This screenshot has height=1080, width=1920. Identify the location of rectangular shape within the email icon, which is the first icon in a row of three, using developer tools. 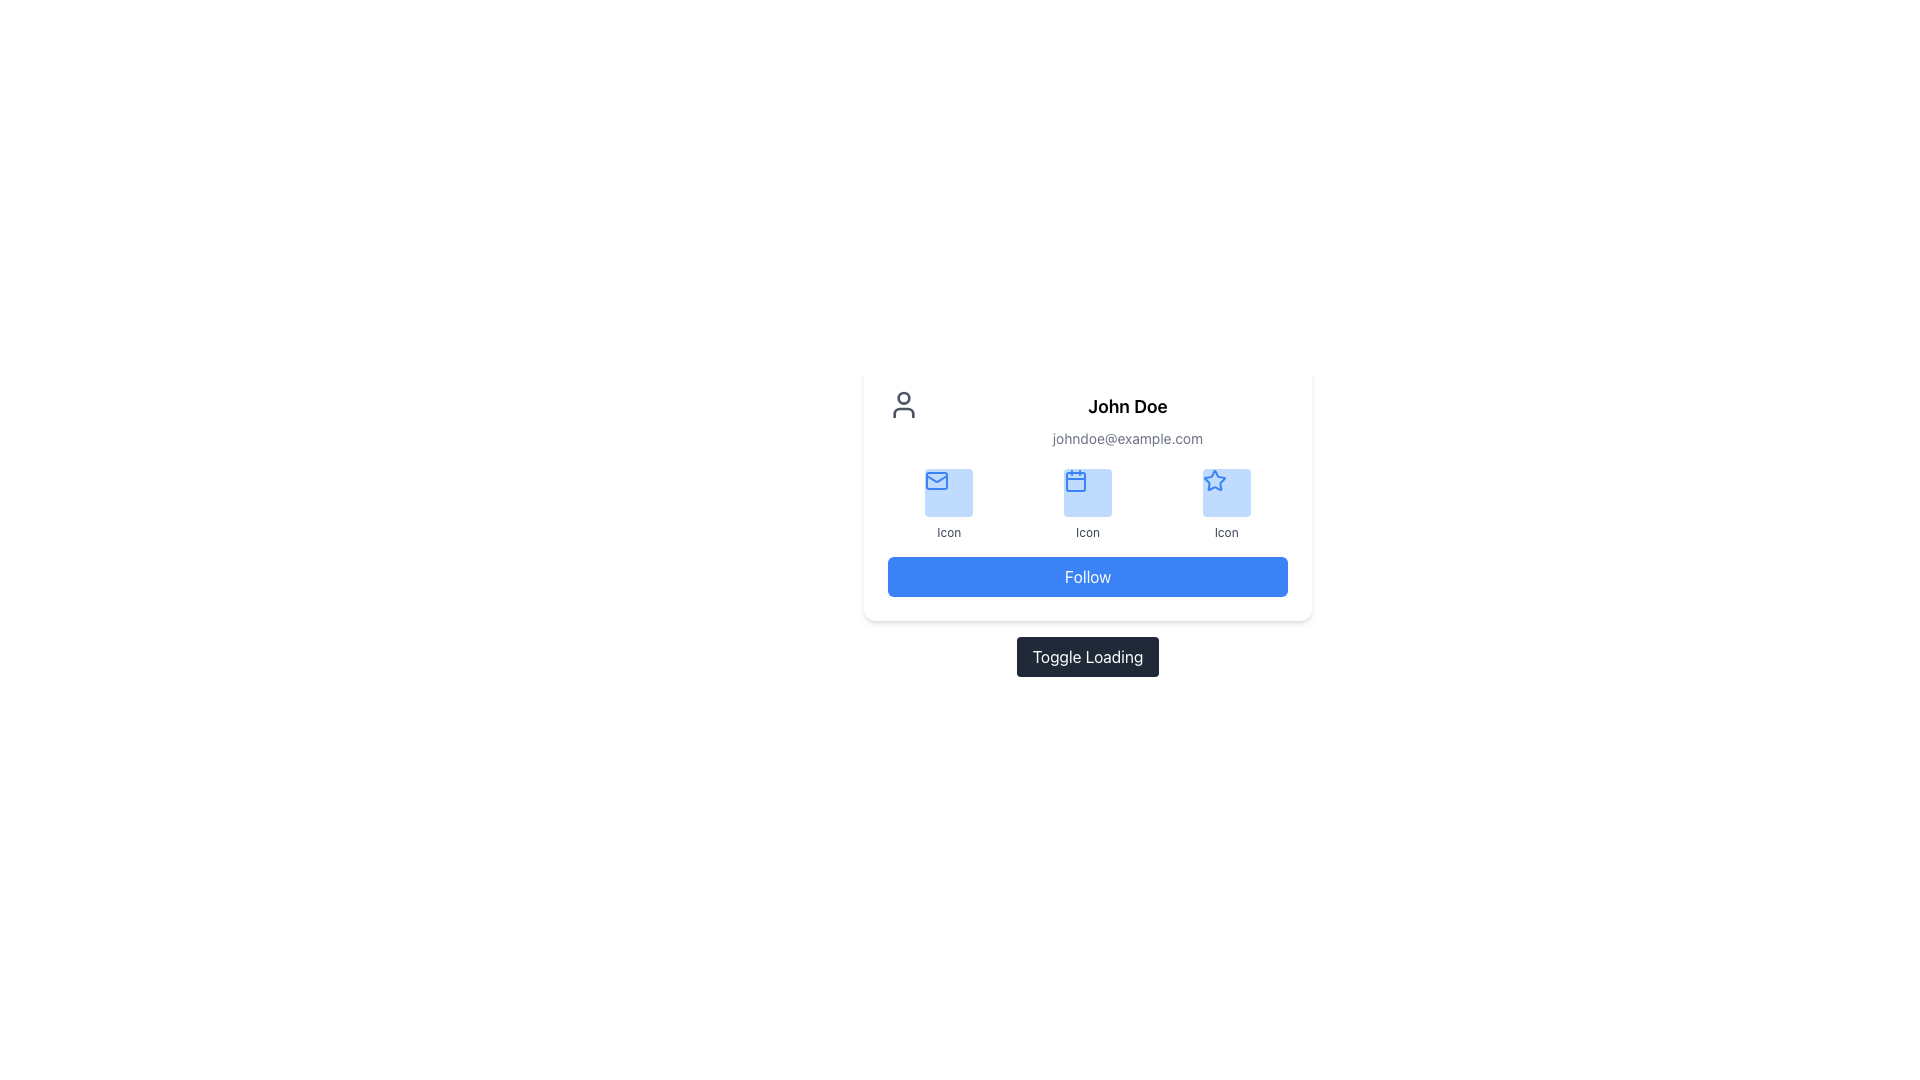
(936, 481).